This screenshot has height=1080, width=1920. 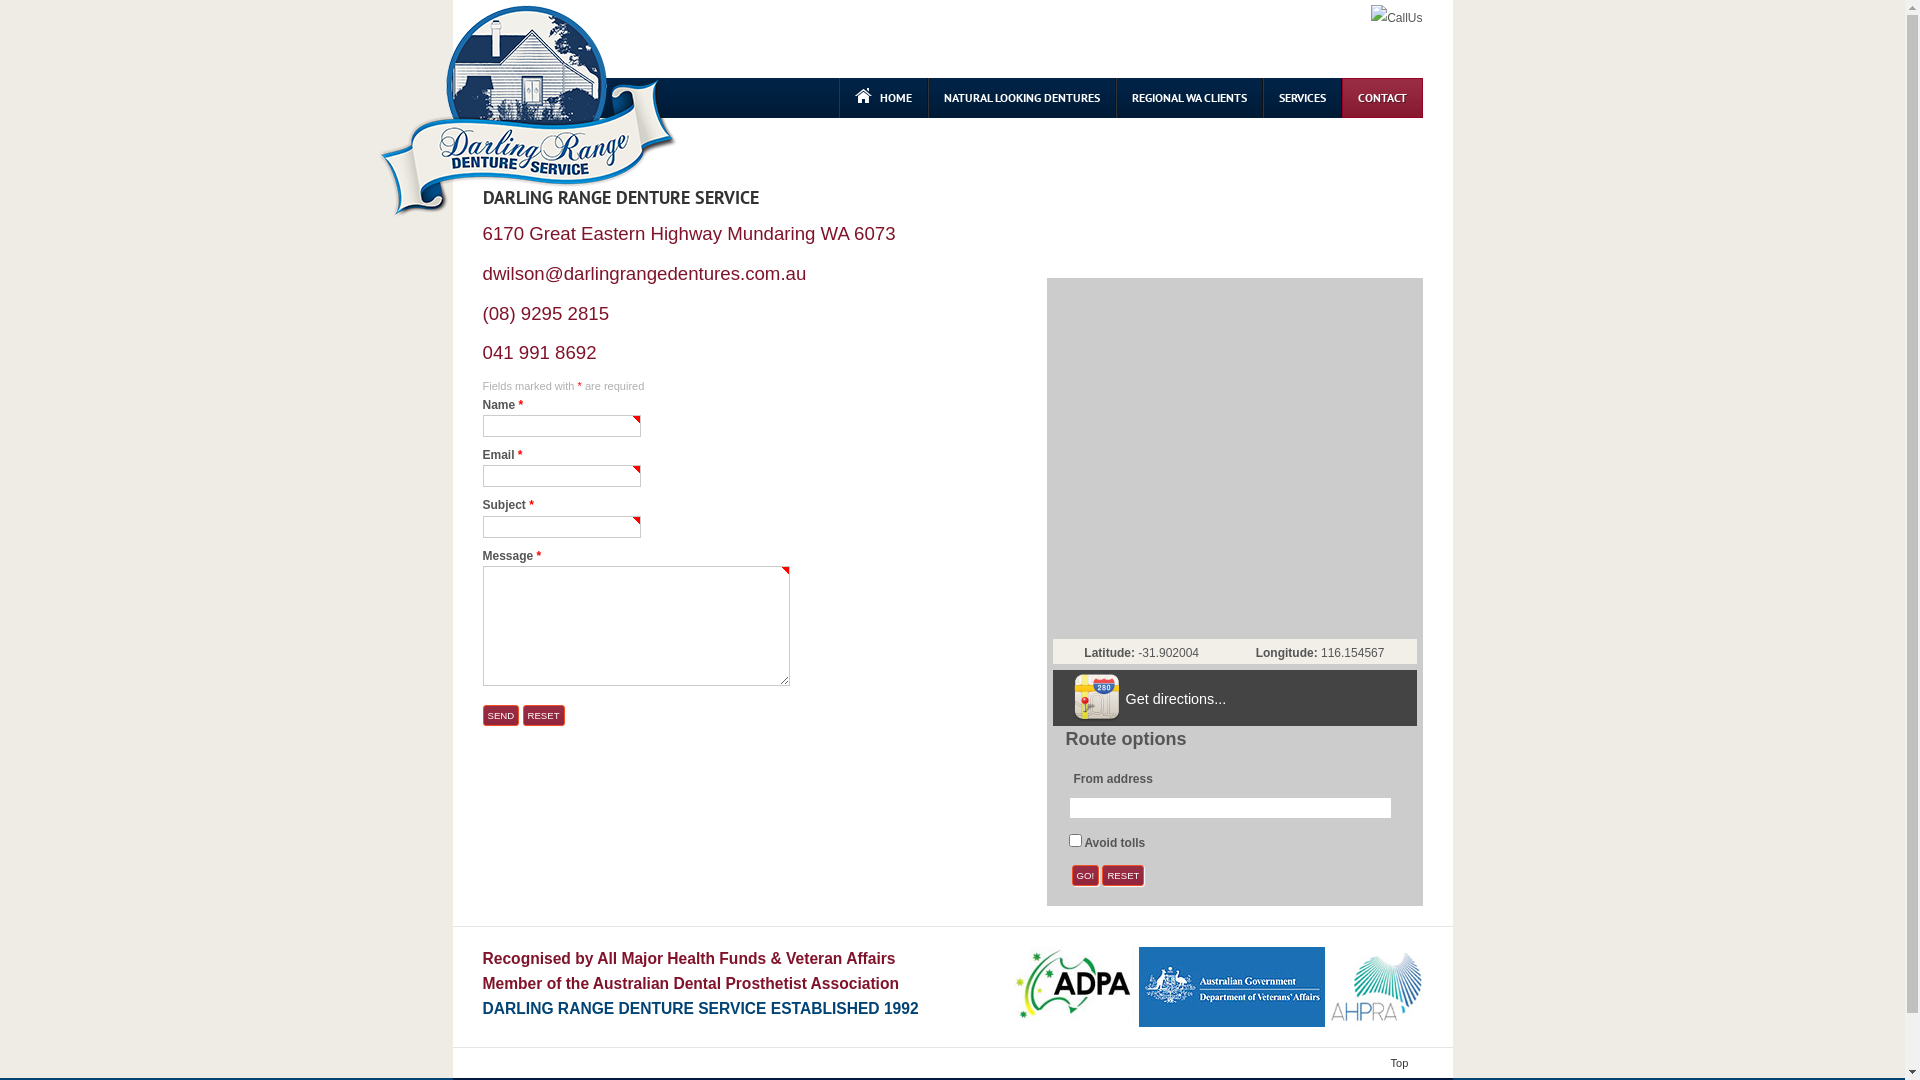 I want to click on 'Darling Range Denture Service', so click(x=528, y=111).